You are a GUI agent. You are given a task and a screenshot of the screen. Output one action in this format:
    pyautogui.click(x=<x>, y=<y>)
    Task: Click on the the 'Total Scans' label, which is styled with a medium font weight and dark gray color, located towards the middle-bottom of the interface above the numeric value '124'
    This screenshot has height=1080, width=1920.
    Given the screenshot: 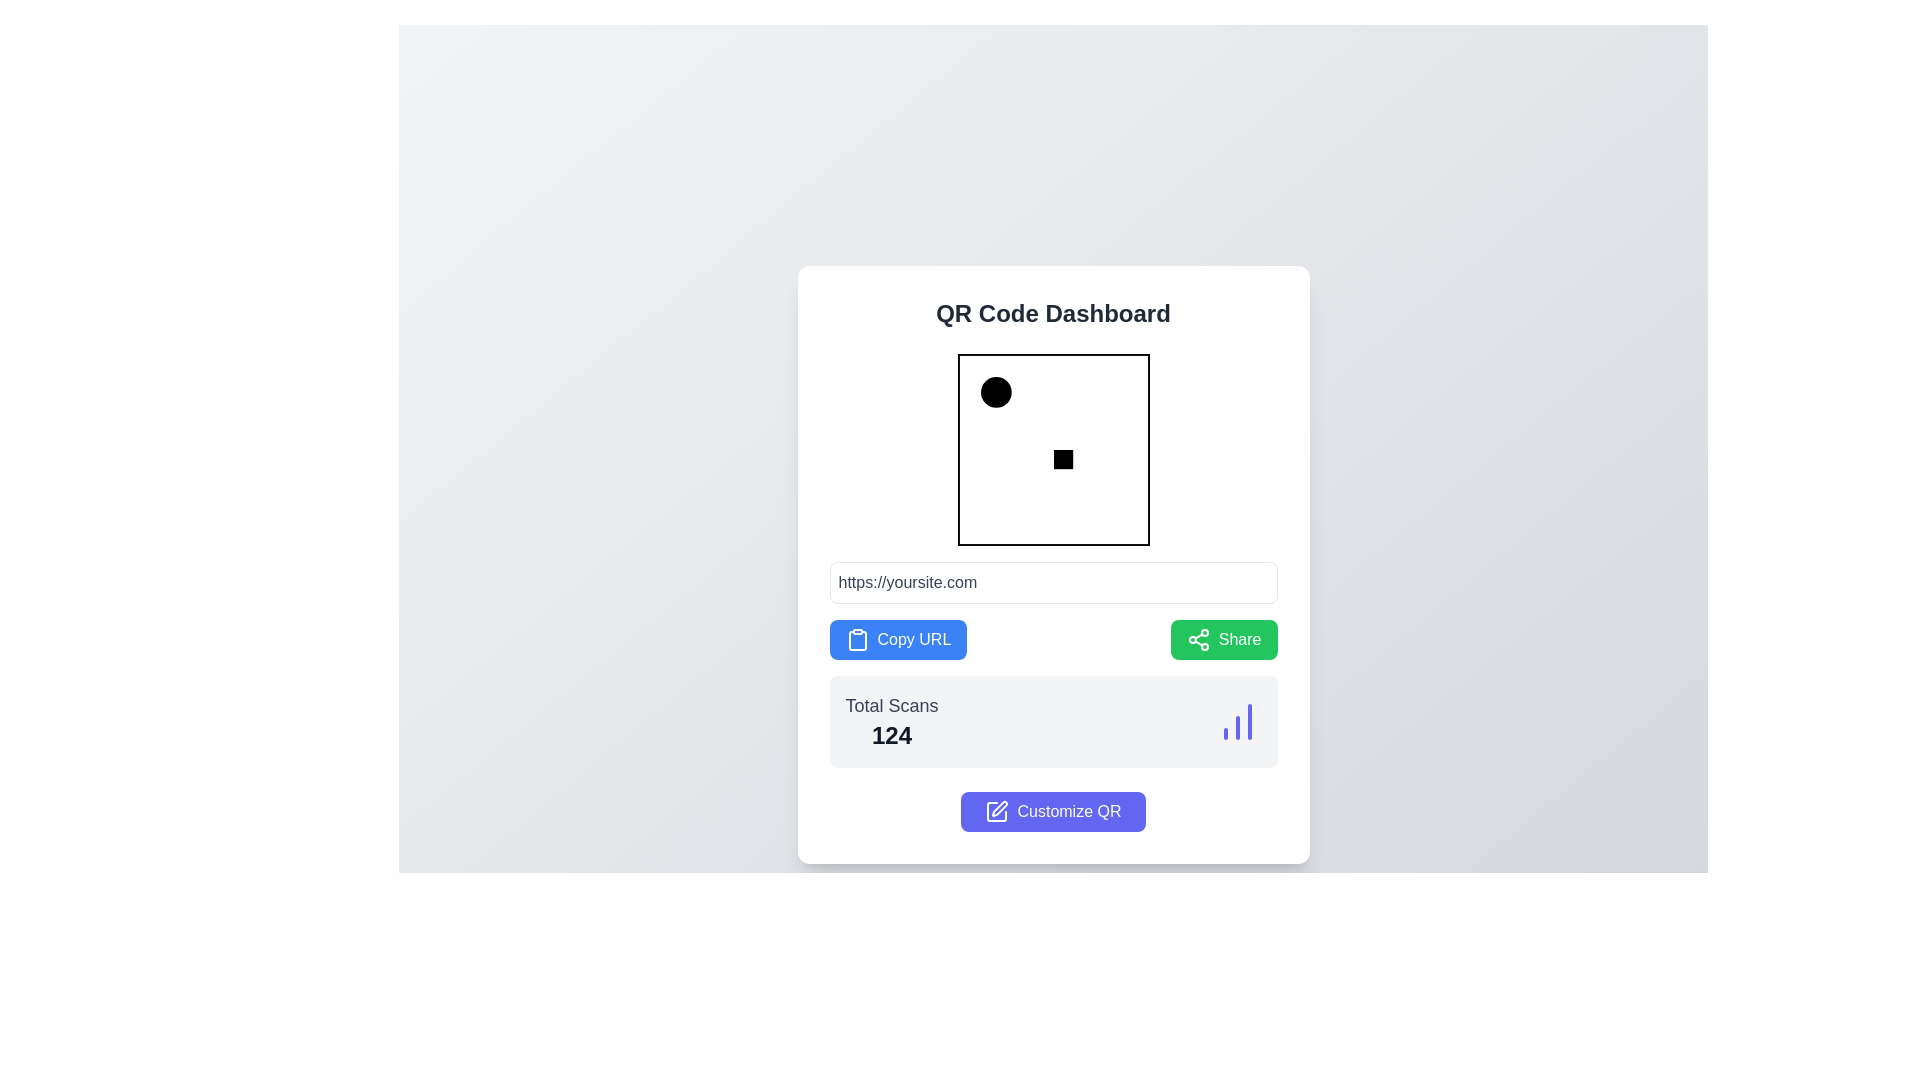 What is the action you would take?
    pyautogui.click(x=891, y=704)
    